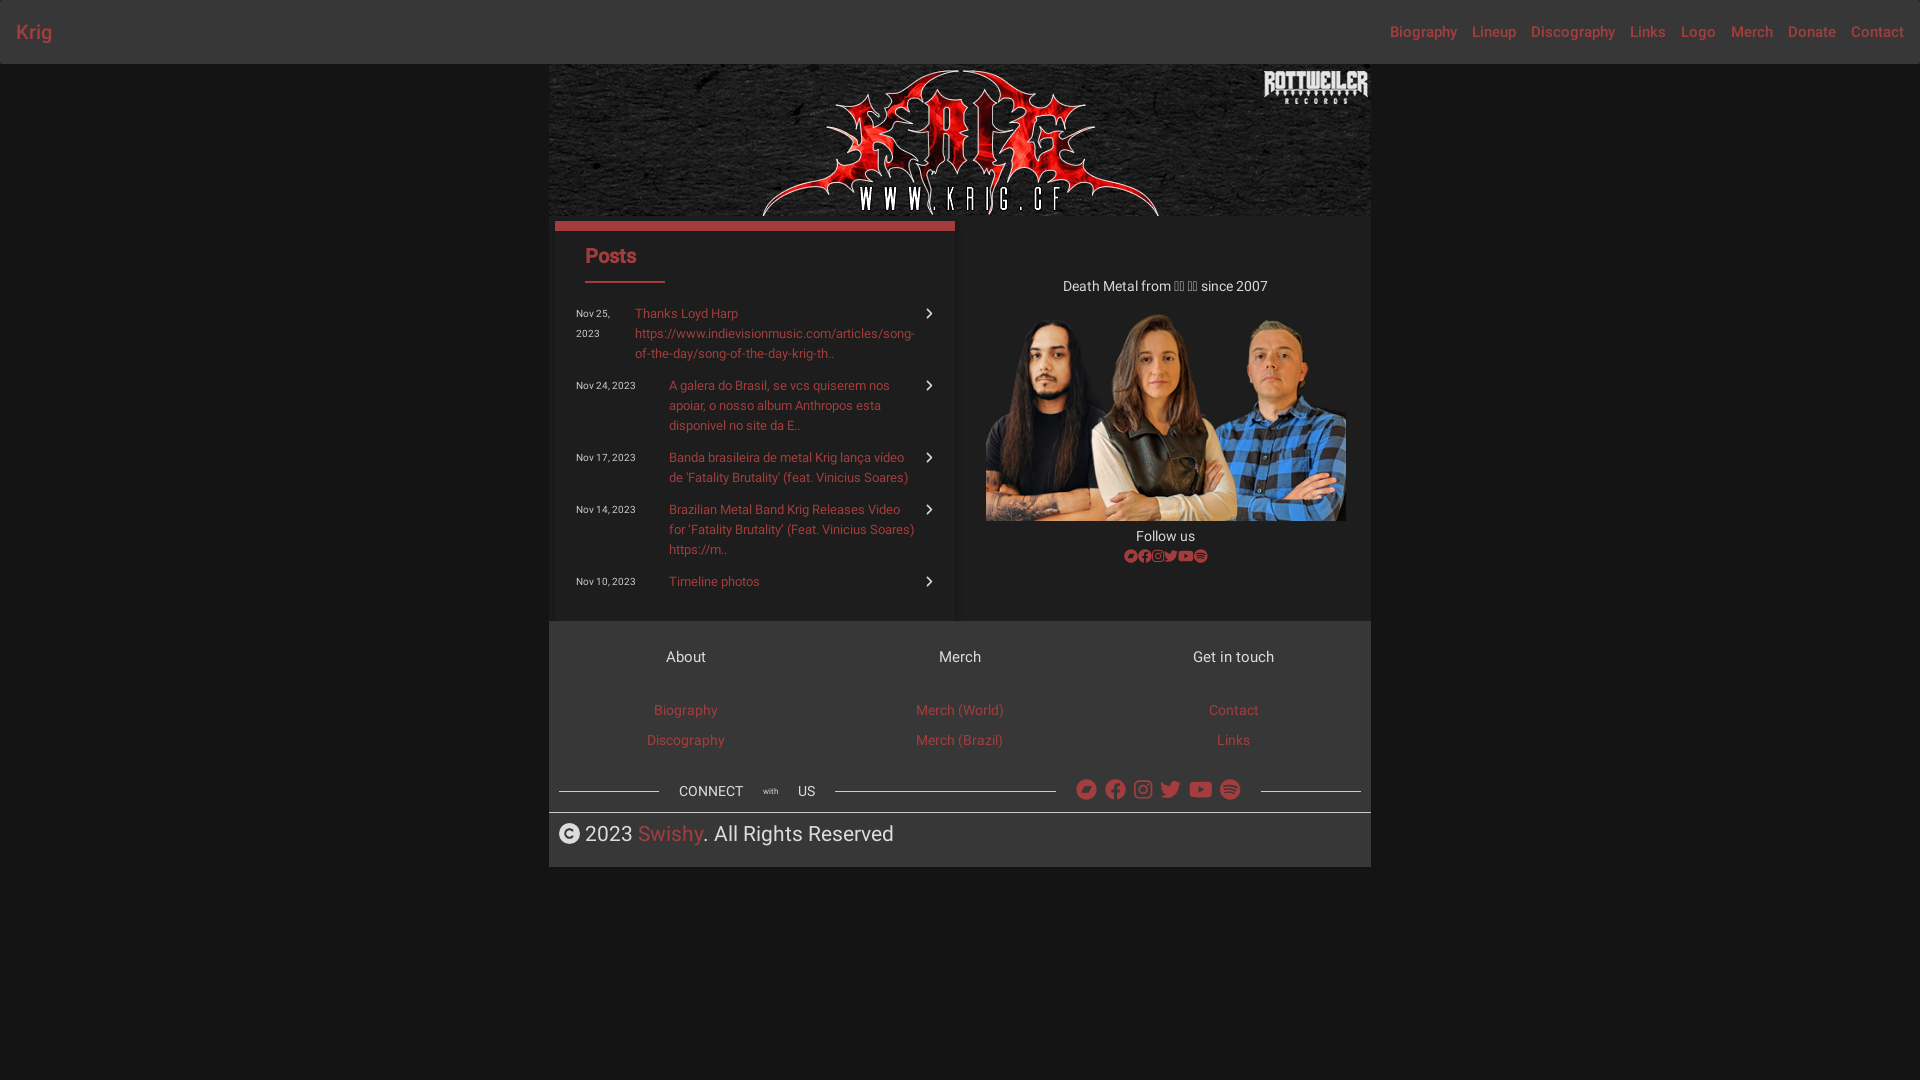 The width and height of the screenshot is (1920, 1080). Describe the element at coordinates (1389, 31) in the screenshot. I see `'Biography'` at that location.